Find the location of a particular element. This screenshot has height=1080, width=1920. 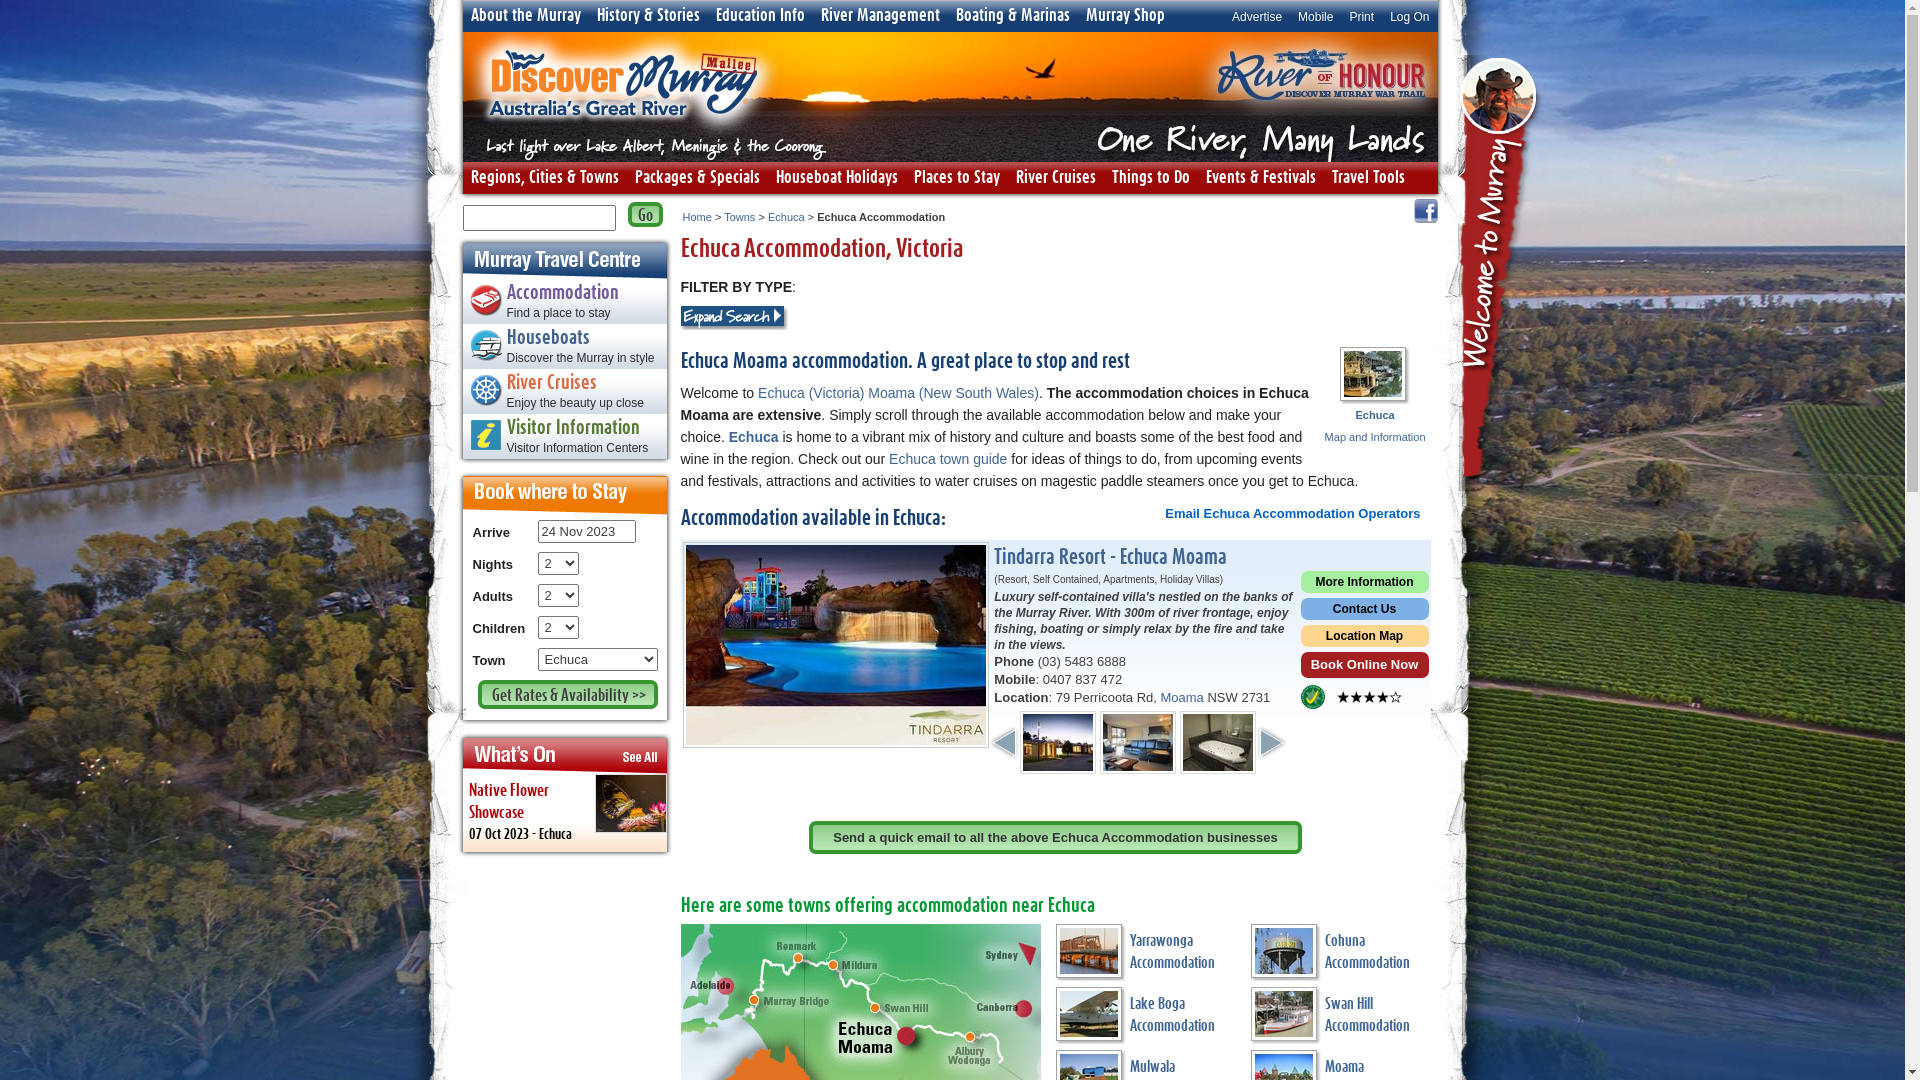

'Print' is located at coordinates (1360, 15).